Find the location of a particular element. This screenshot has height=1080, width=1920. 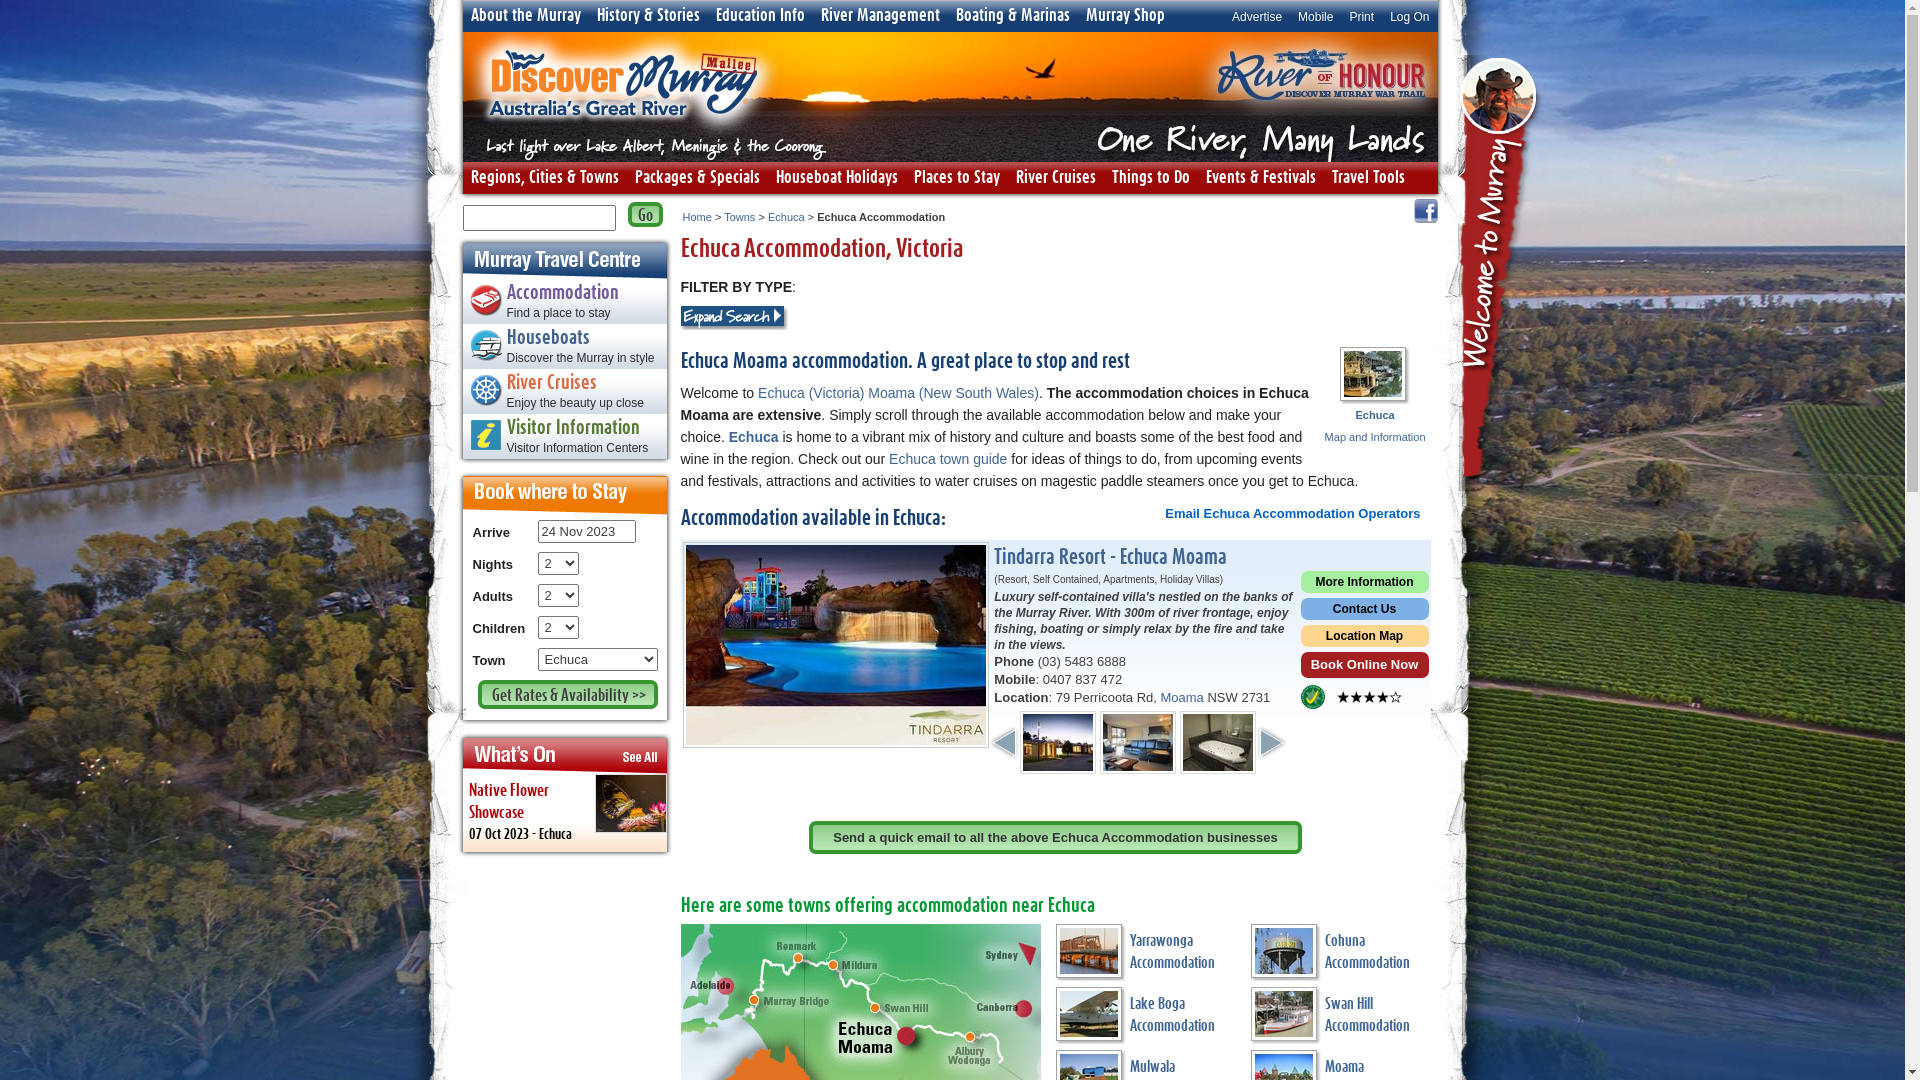

'Print' is located at coordinates (1360, 15).